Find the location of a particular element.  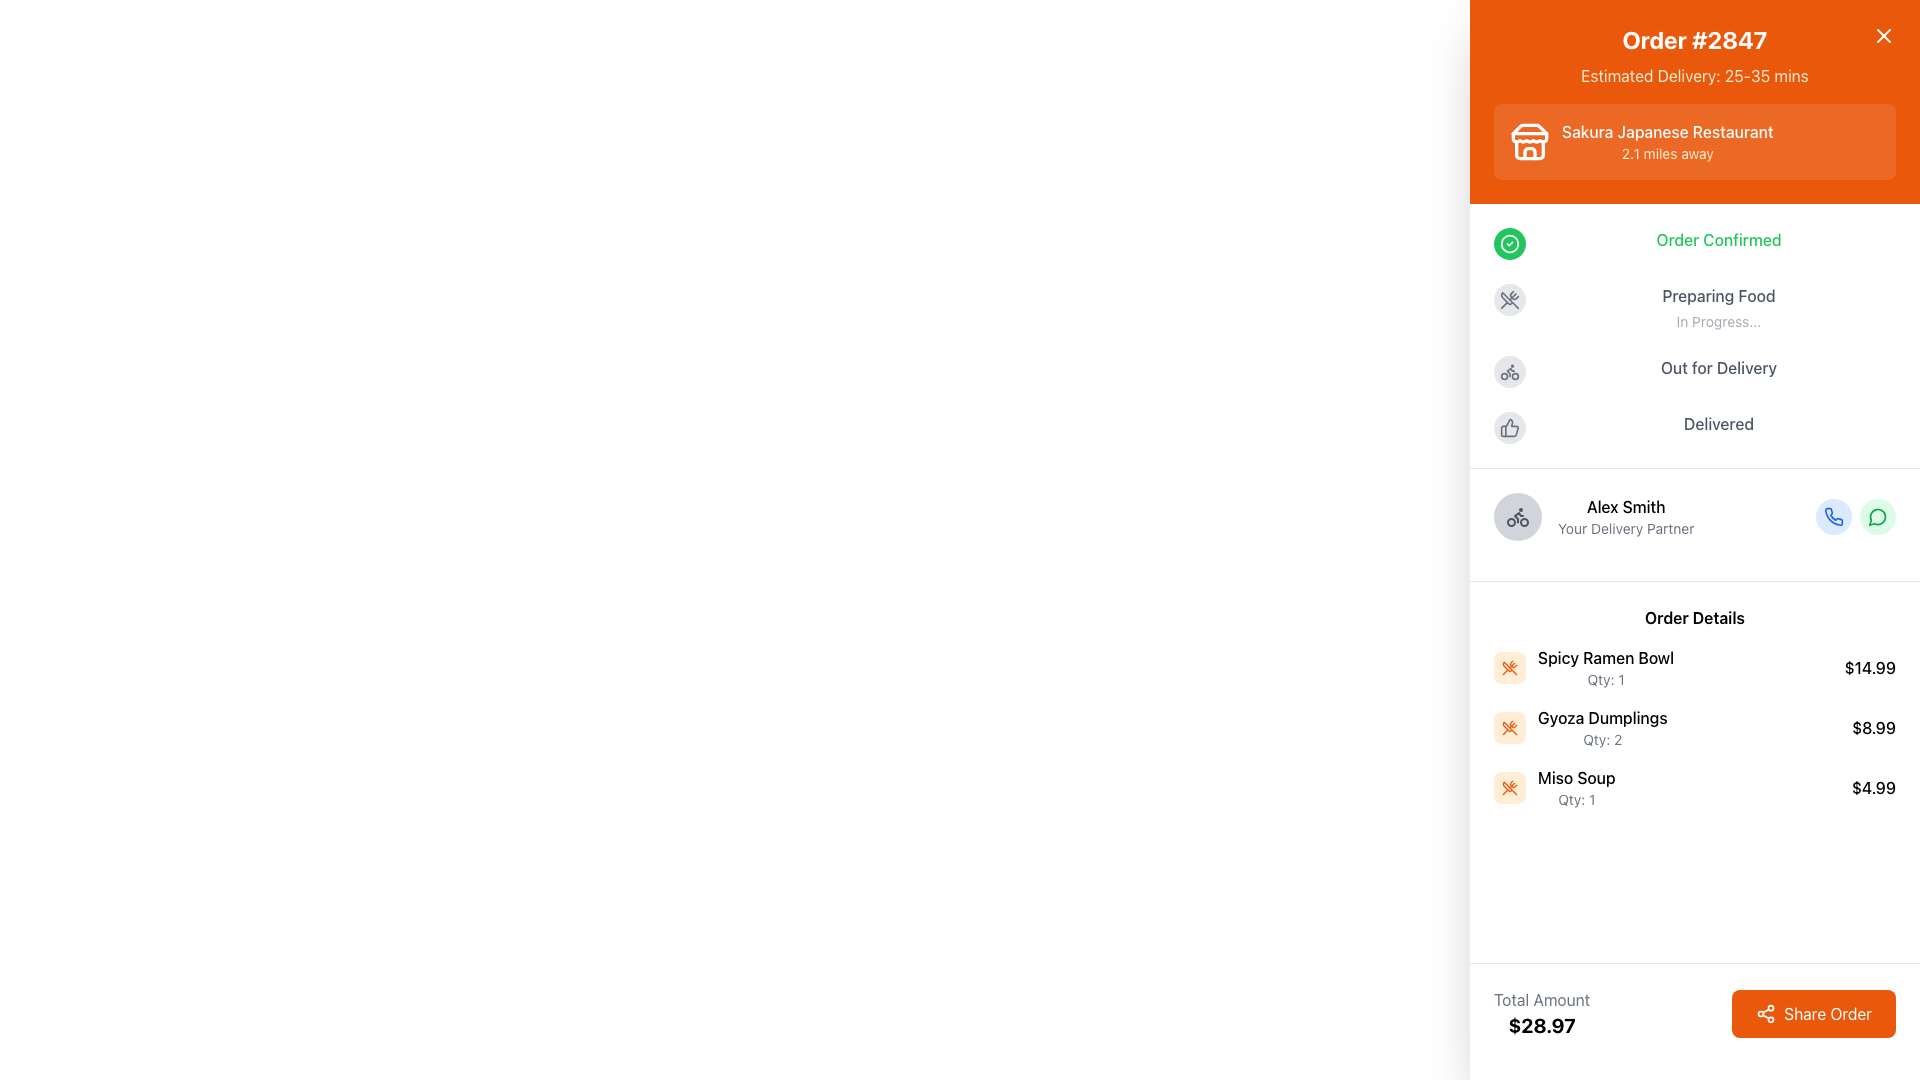

the crossed utensils icon in the 'Order Details' section, which is the second icon in a list of food-related content is located at coordinates (1510, 787).